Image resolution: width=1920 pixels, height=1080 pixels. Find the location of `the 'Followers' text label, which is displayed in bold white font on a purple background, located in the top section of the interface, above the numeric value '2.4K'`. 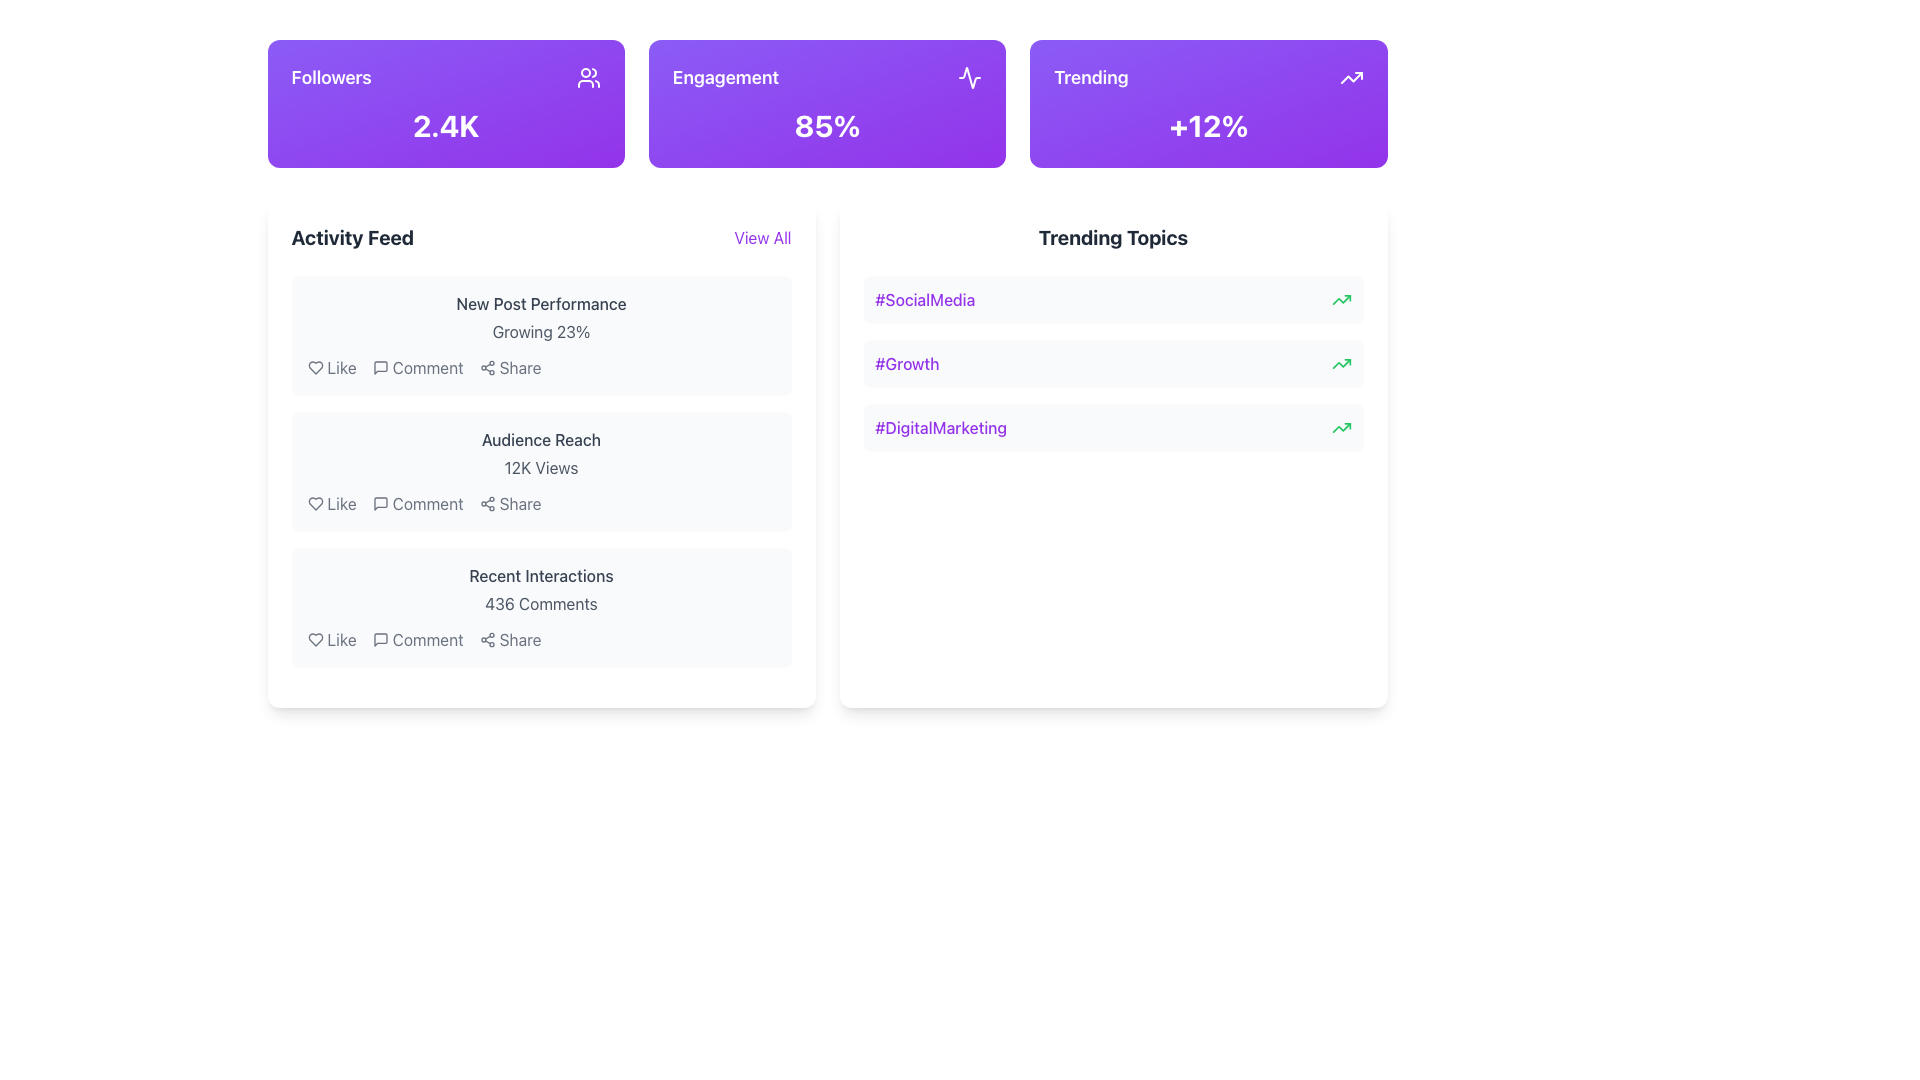

the 'Followers' text label, which is displayed in bold white font on a purple background, located in the top section of the interface, above the numeric value '2.4K' is located at coordinates (331, 76).